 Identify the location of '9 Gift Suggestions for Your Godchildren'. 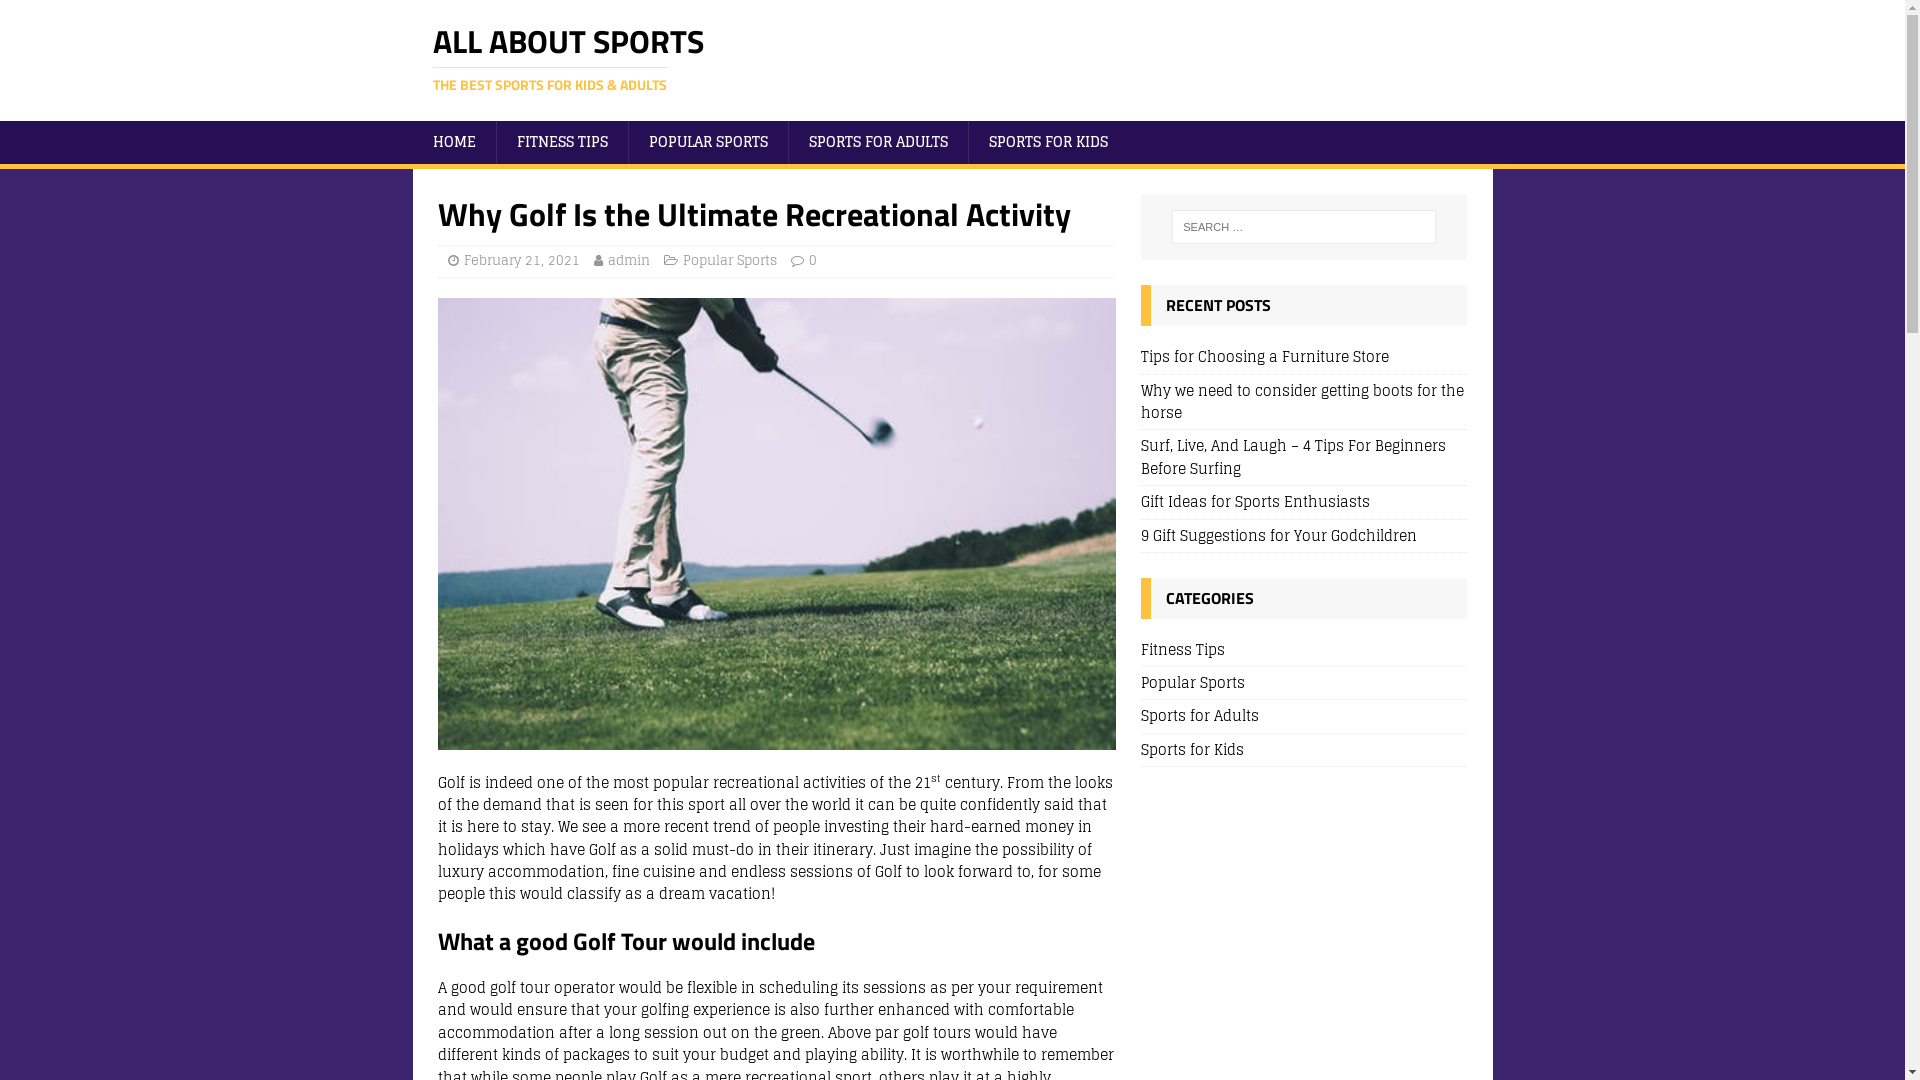
(1277, 534).